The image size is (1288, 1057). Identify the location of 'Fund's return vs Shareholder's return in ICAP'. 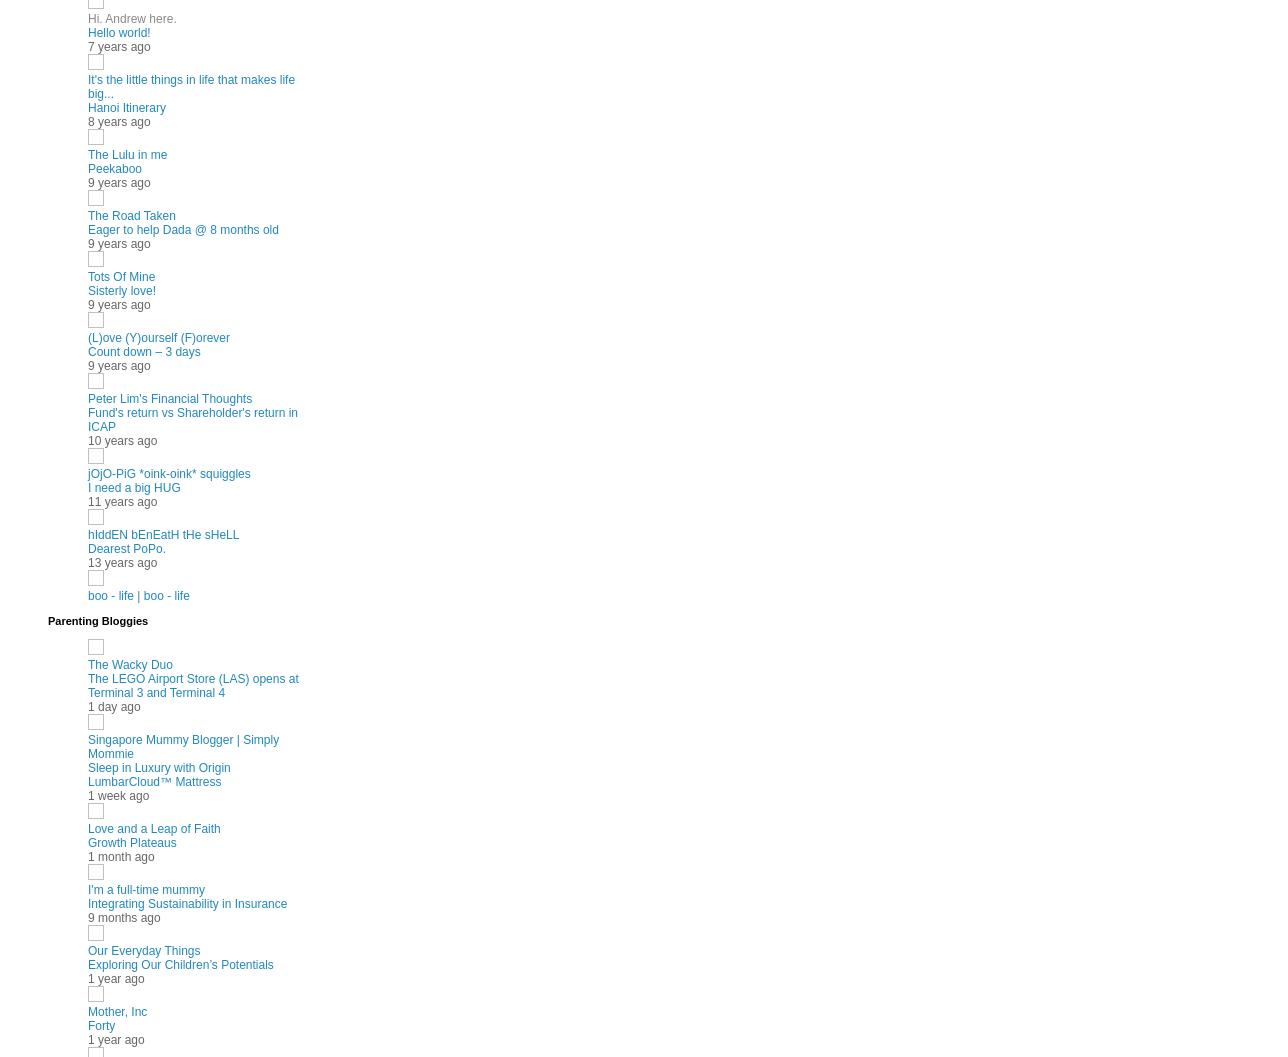
(192, 417).